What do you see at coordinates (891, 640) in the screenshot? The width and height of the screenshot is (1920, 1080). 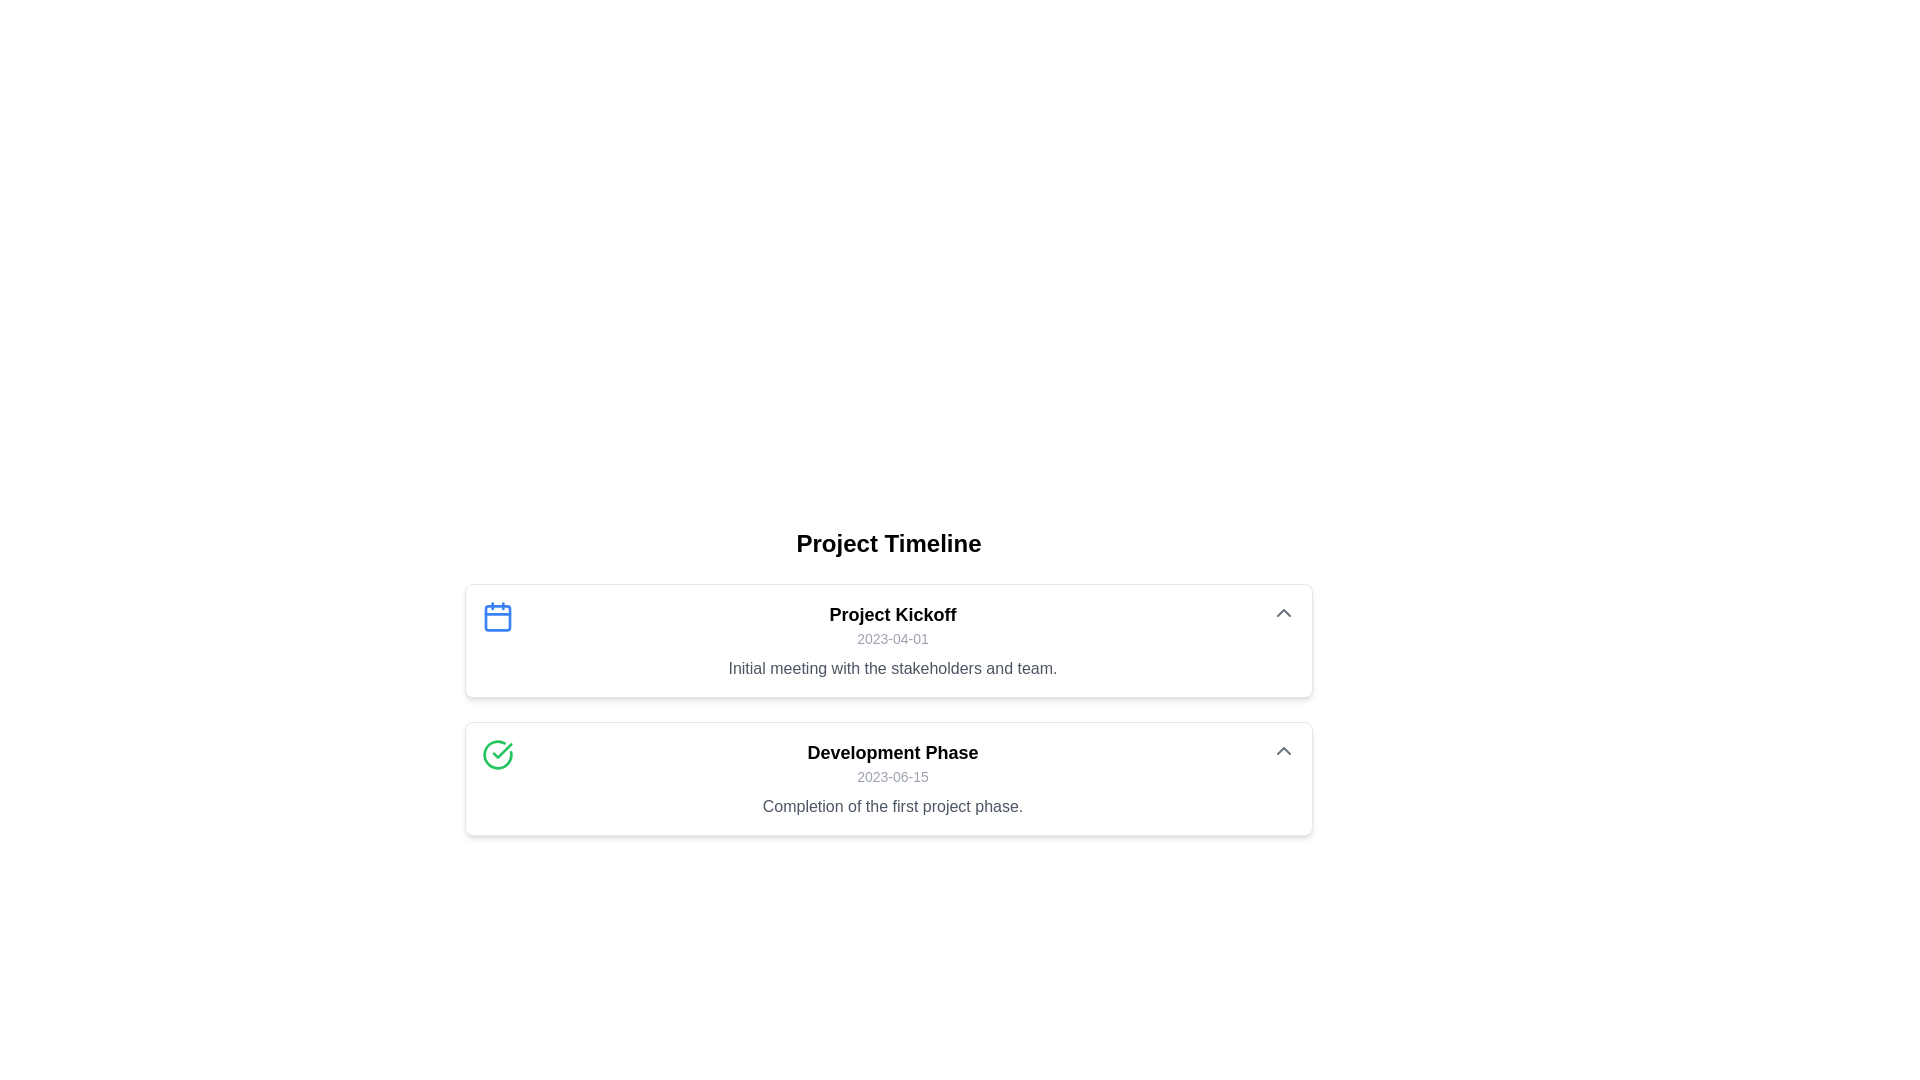 I see `the Text Panel element, which is the first entry in the 'Project Timeline' view, located beneath the title 'Project Timeline' and above the 'Development Phase' entry` at bounding box center [891, 640].